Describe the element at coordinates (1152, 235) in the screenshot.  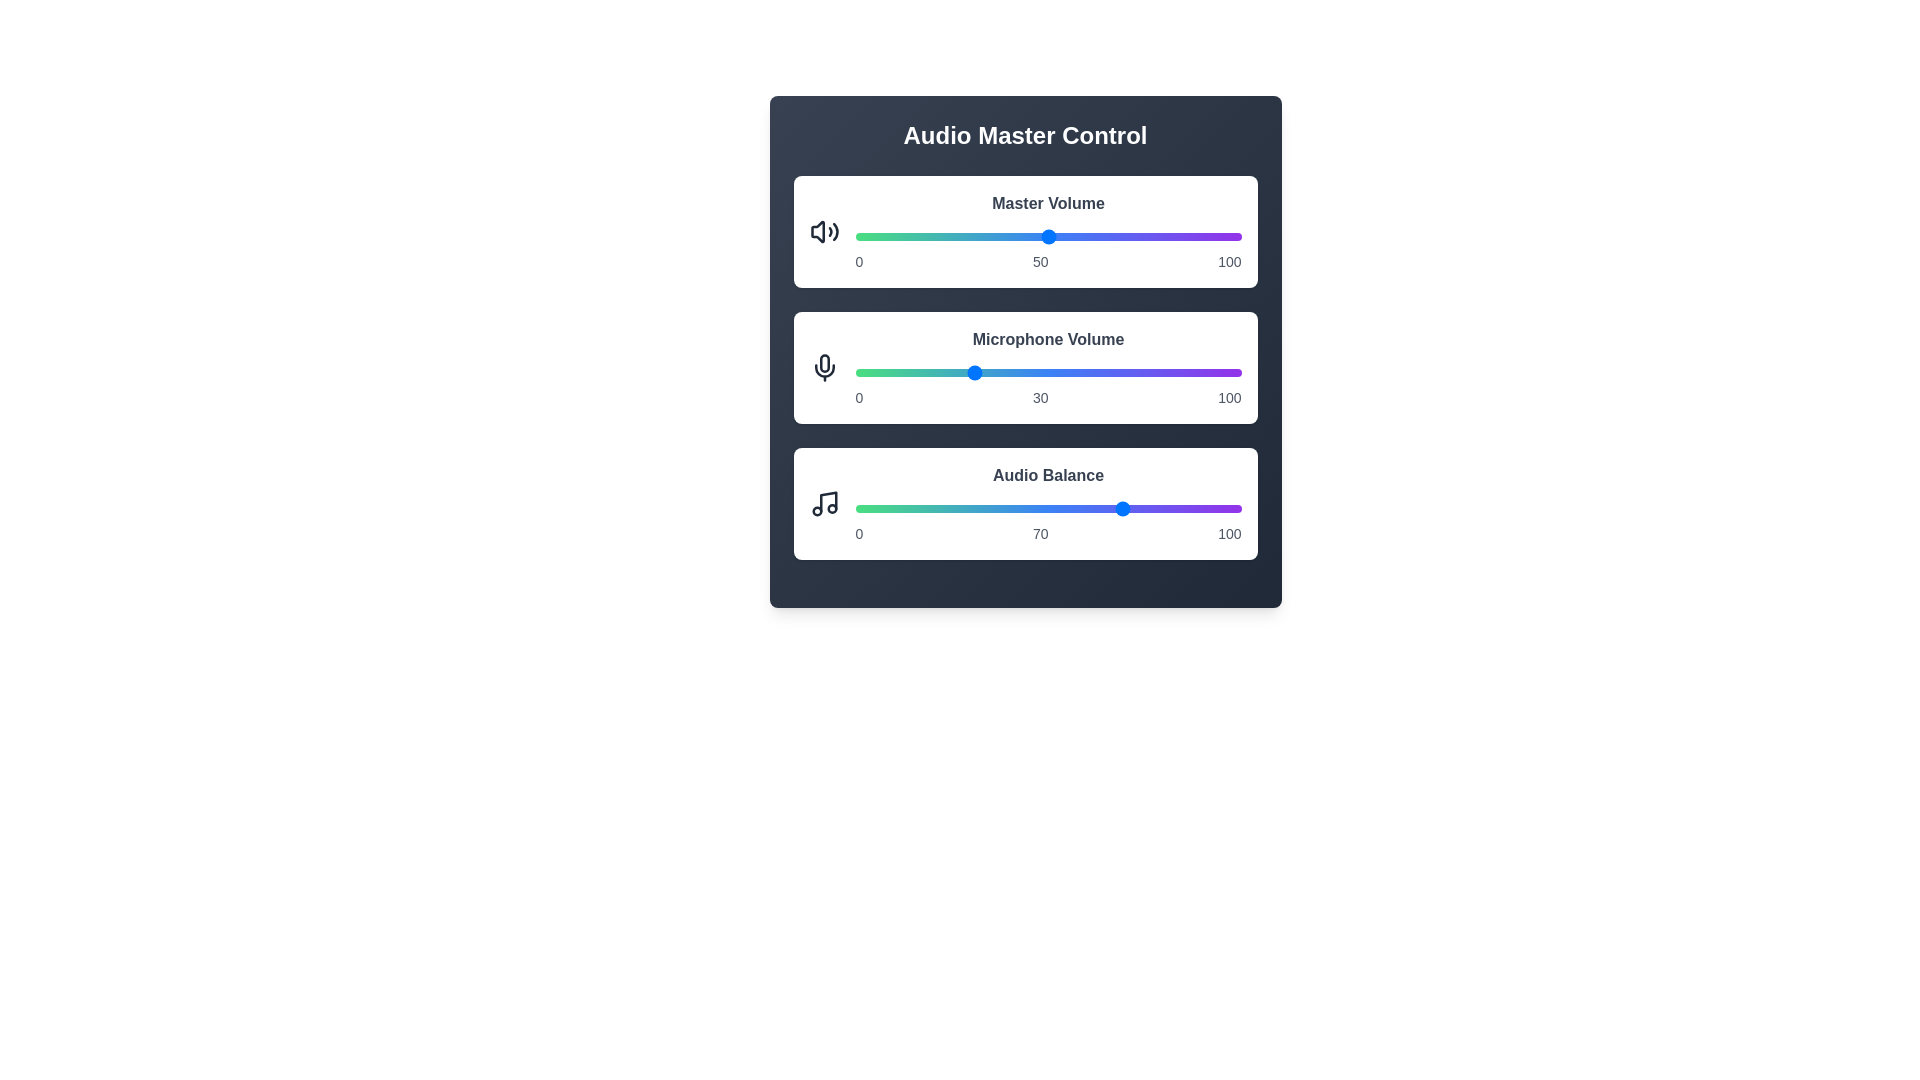
I see `the Master Volume slider to 77%` at that location.